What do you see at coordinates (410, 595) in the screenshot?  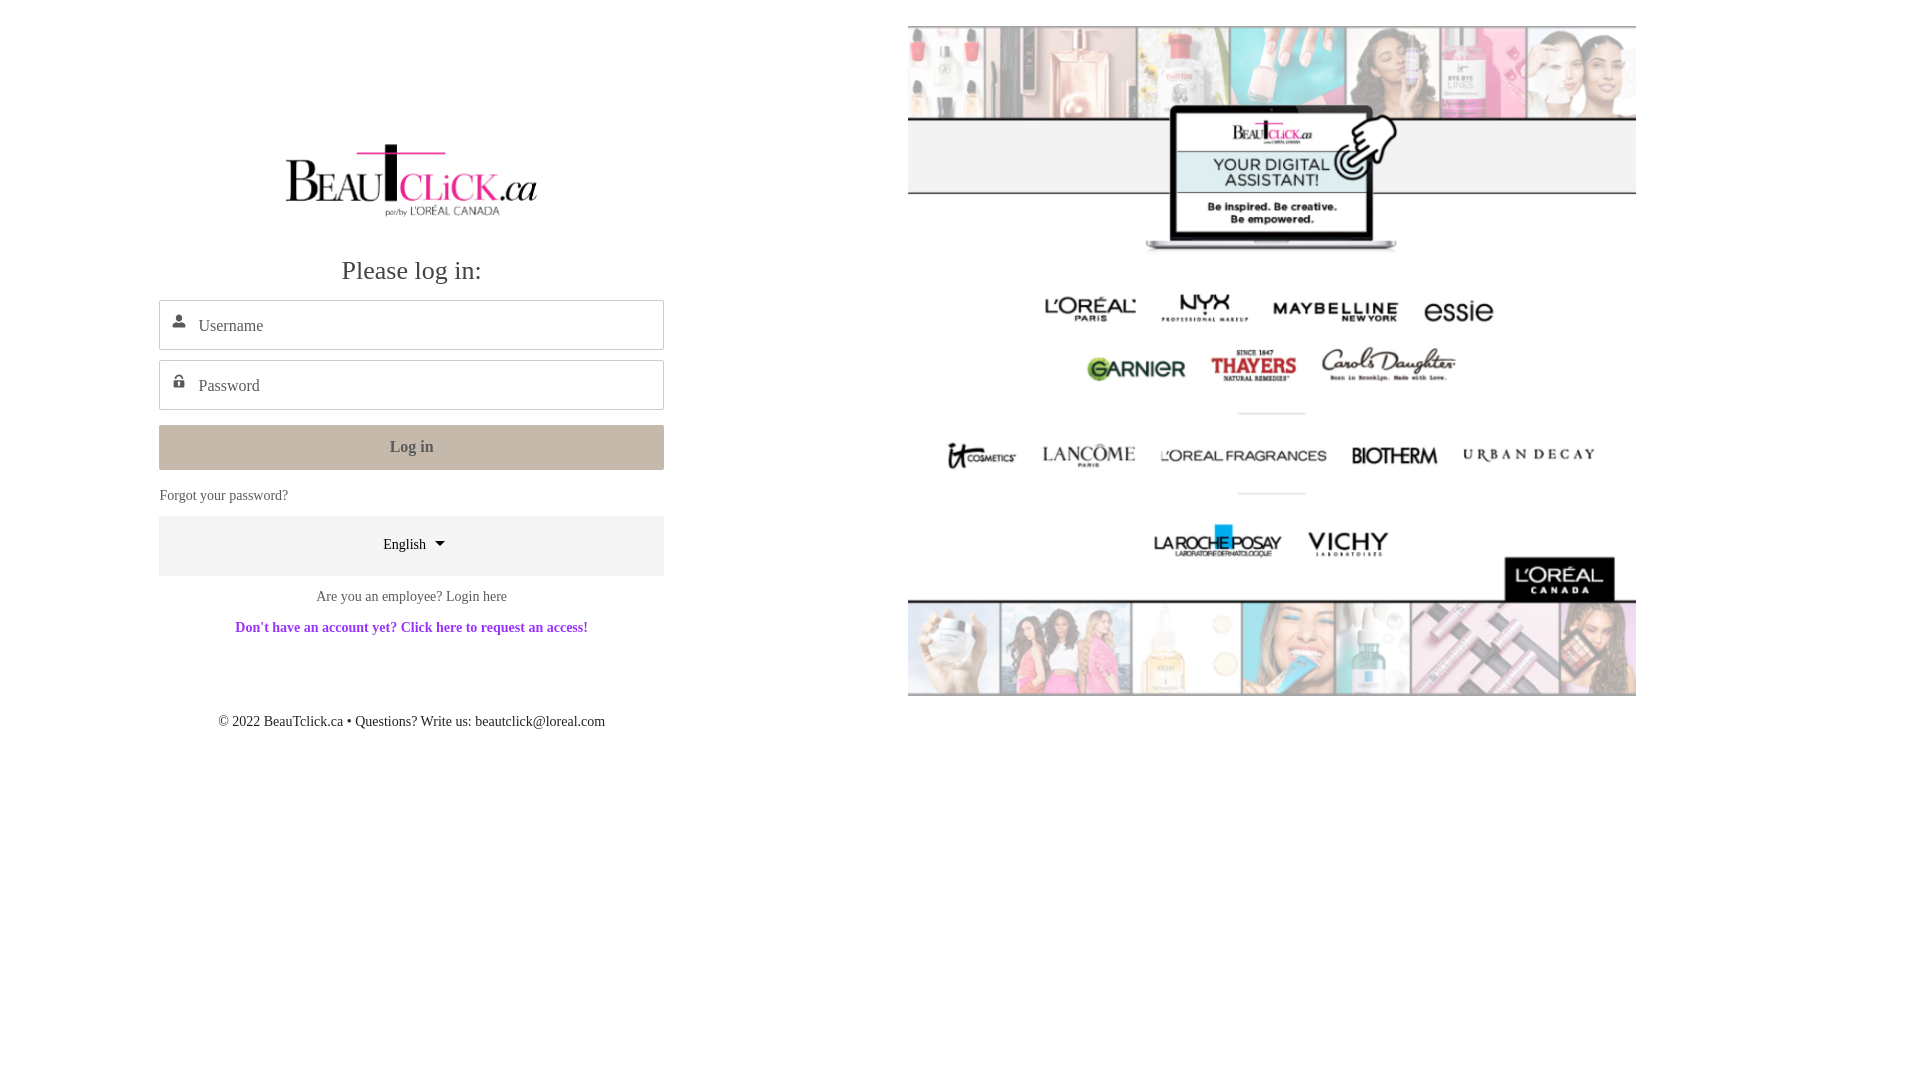 I see `'Are you an employee? Login here'` at bounding box center [410, 595].